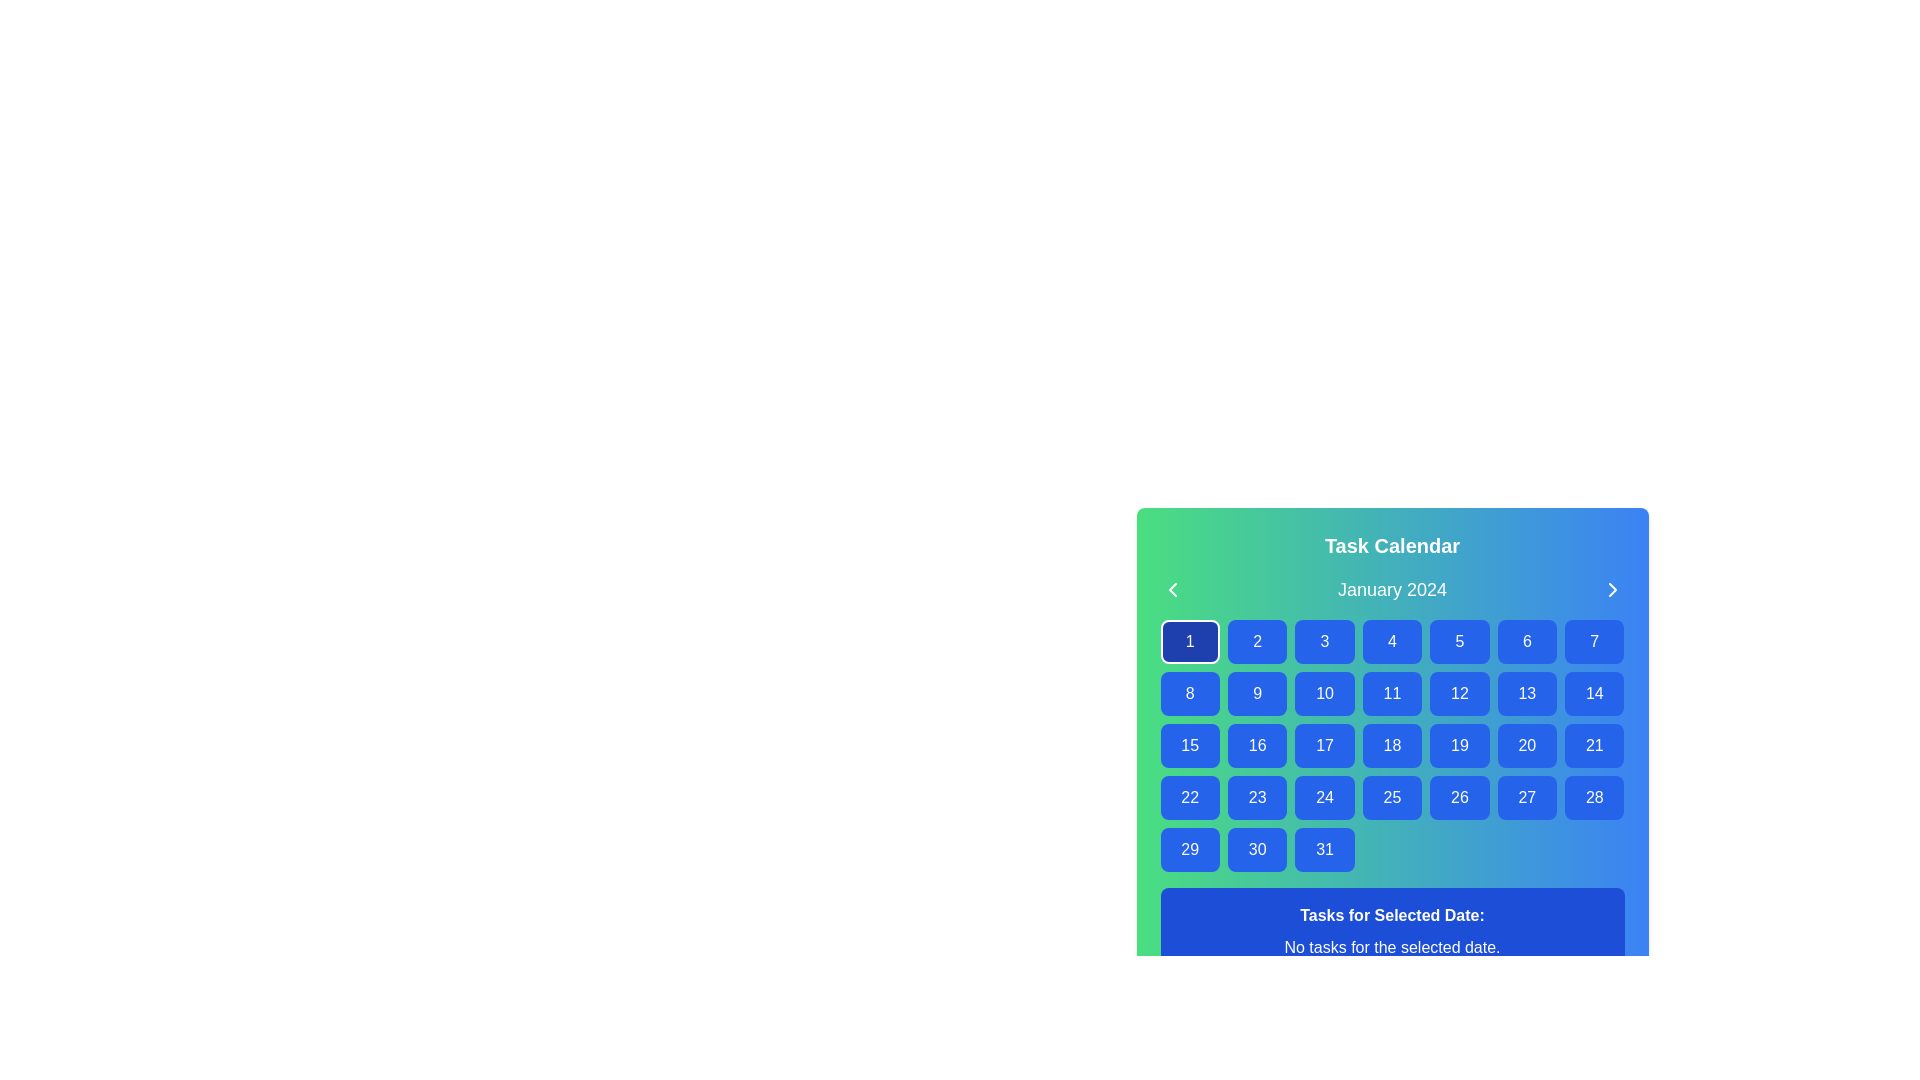  I want to click on the button representing the sixth day of January 2024 in the calendar view, so click(1526, 641).